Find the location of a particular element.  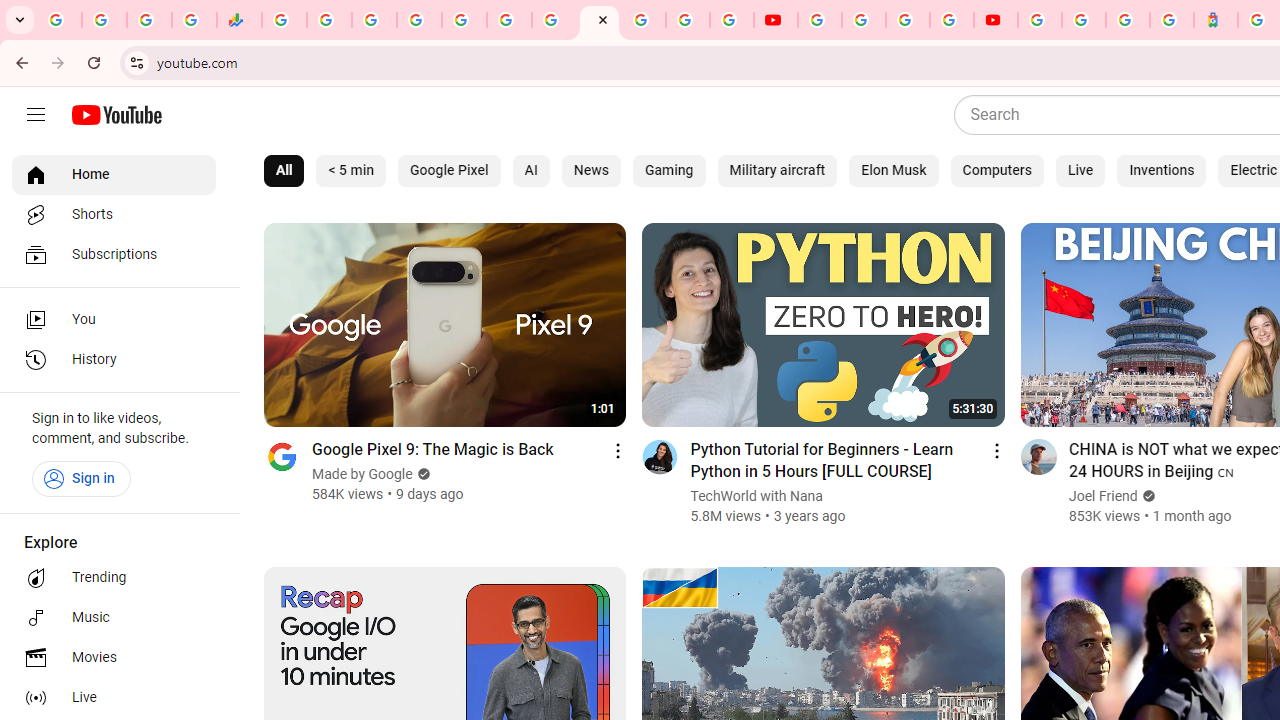

'YouTube' is located at coordinates (774, 20).